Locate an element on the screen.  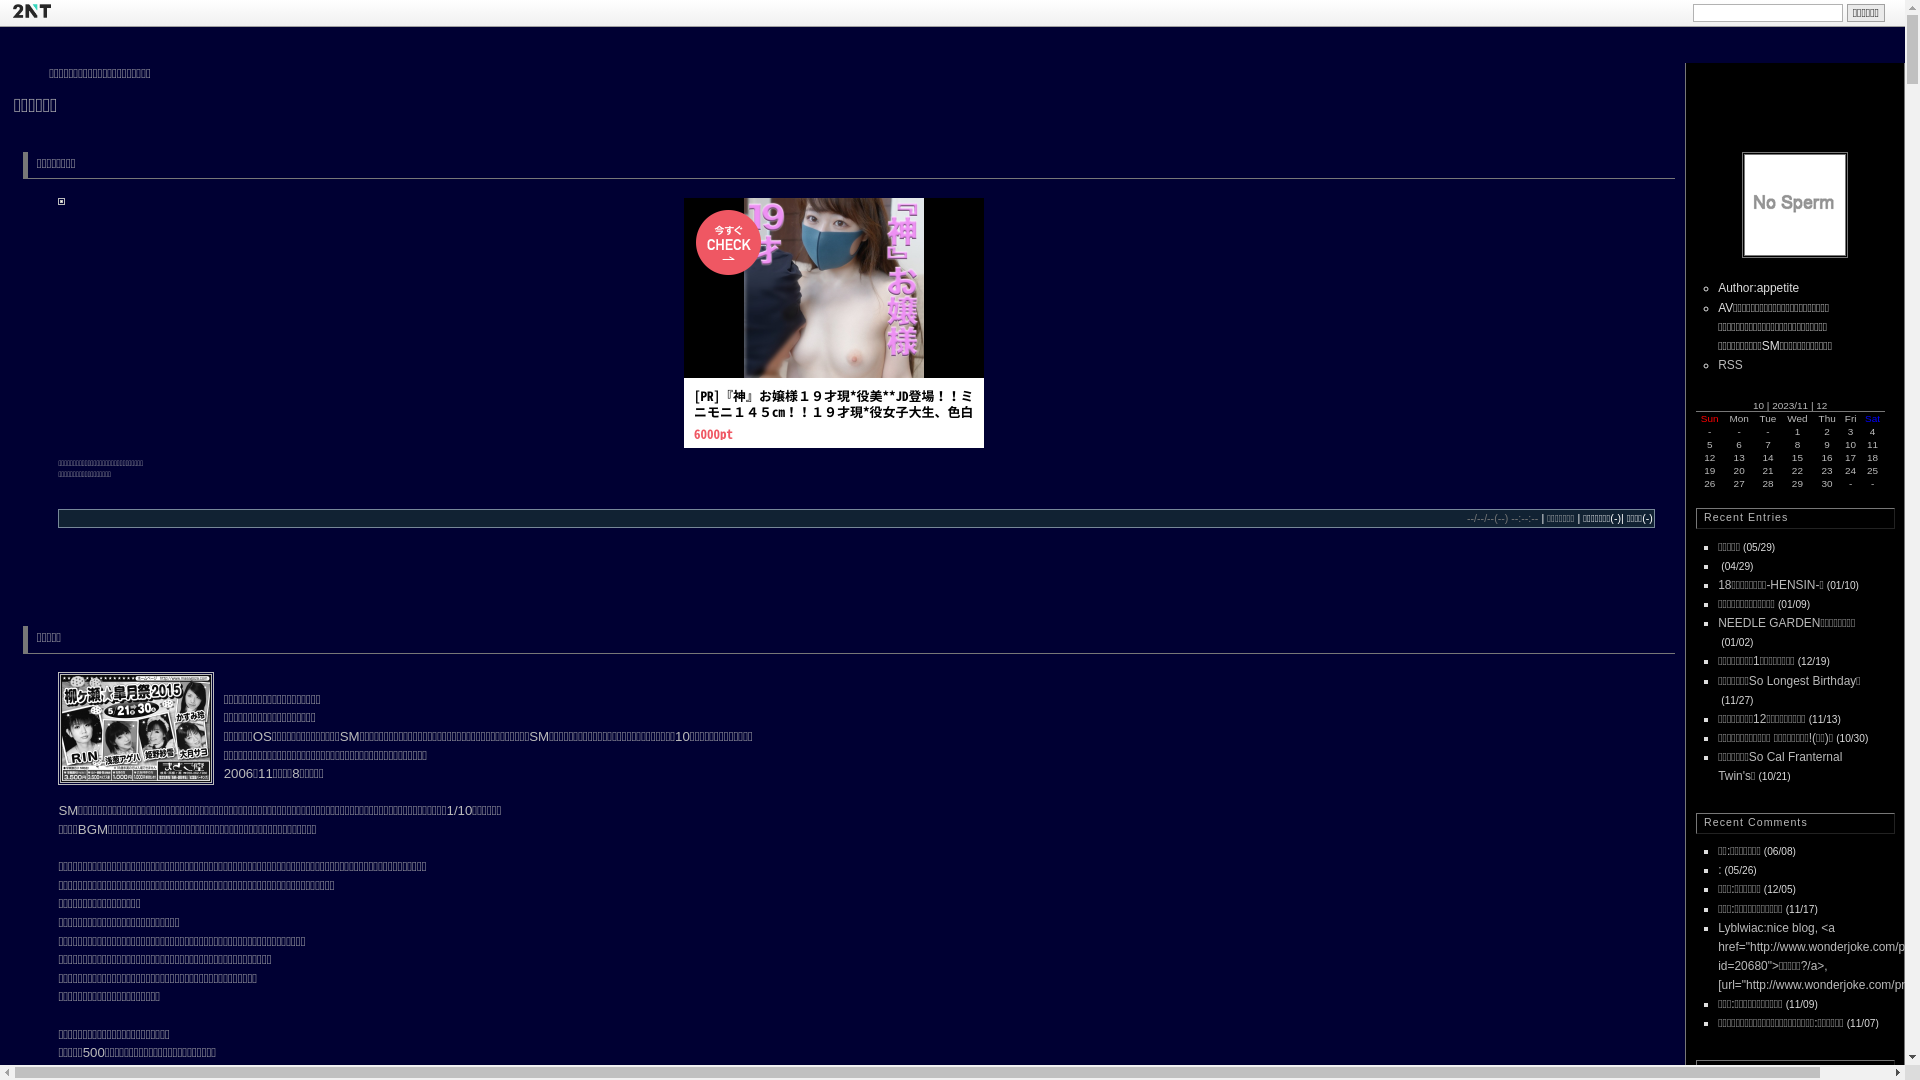
'12' is located at coordinates (1821, 405).